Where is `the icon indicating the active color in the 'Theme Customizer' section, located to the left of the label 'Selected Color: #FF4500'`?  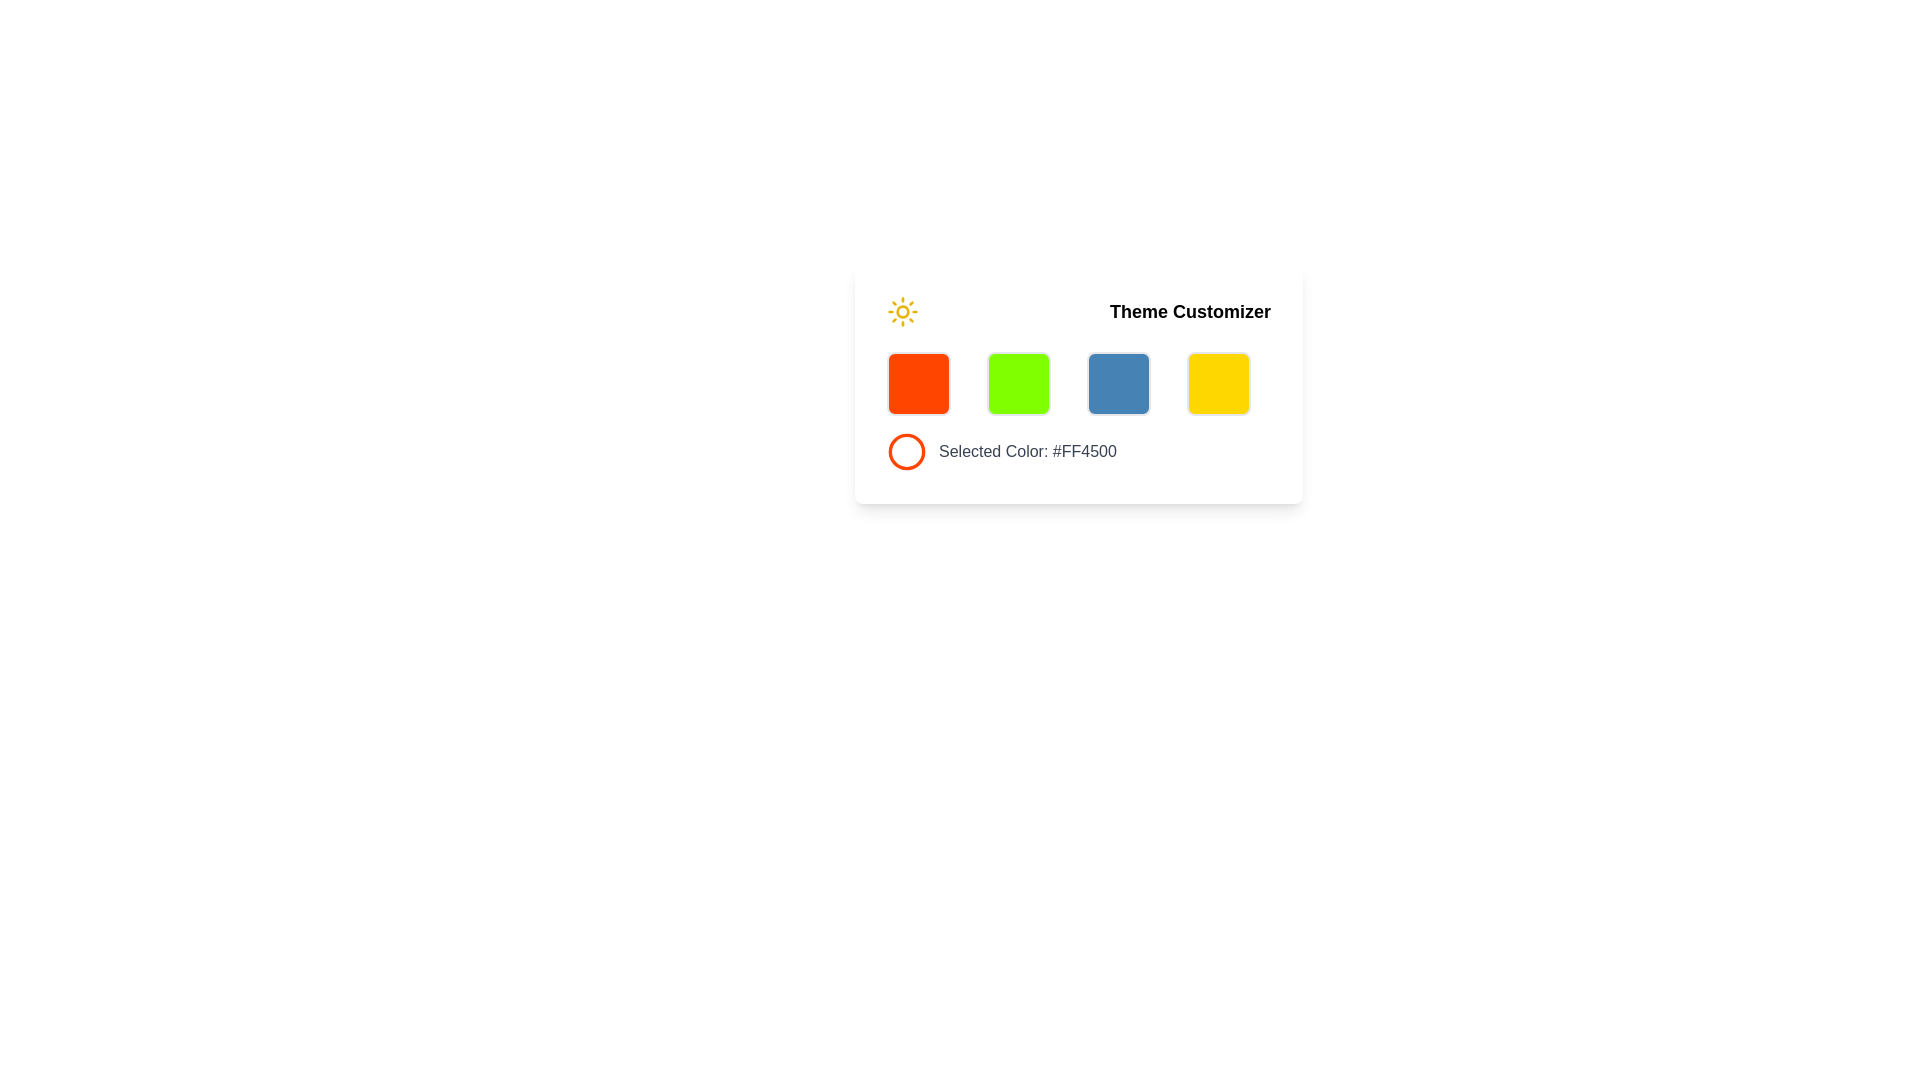
the icon indicating the active color in the 'Theme Customizer' section, located to the left of the label 'Selected Color: #FF4500' is located at coordinates (906, 451).